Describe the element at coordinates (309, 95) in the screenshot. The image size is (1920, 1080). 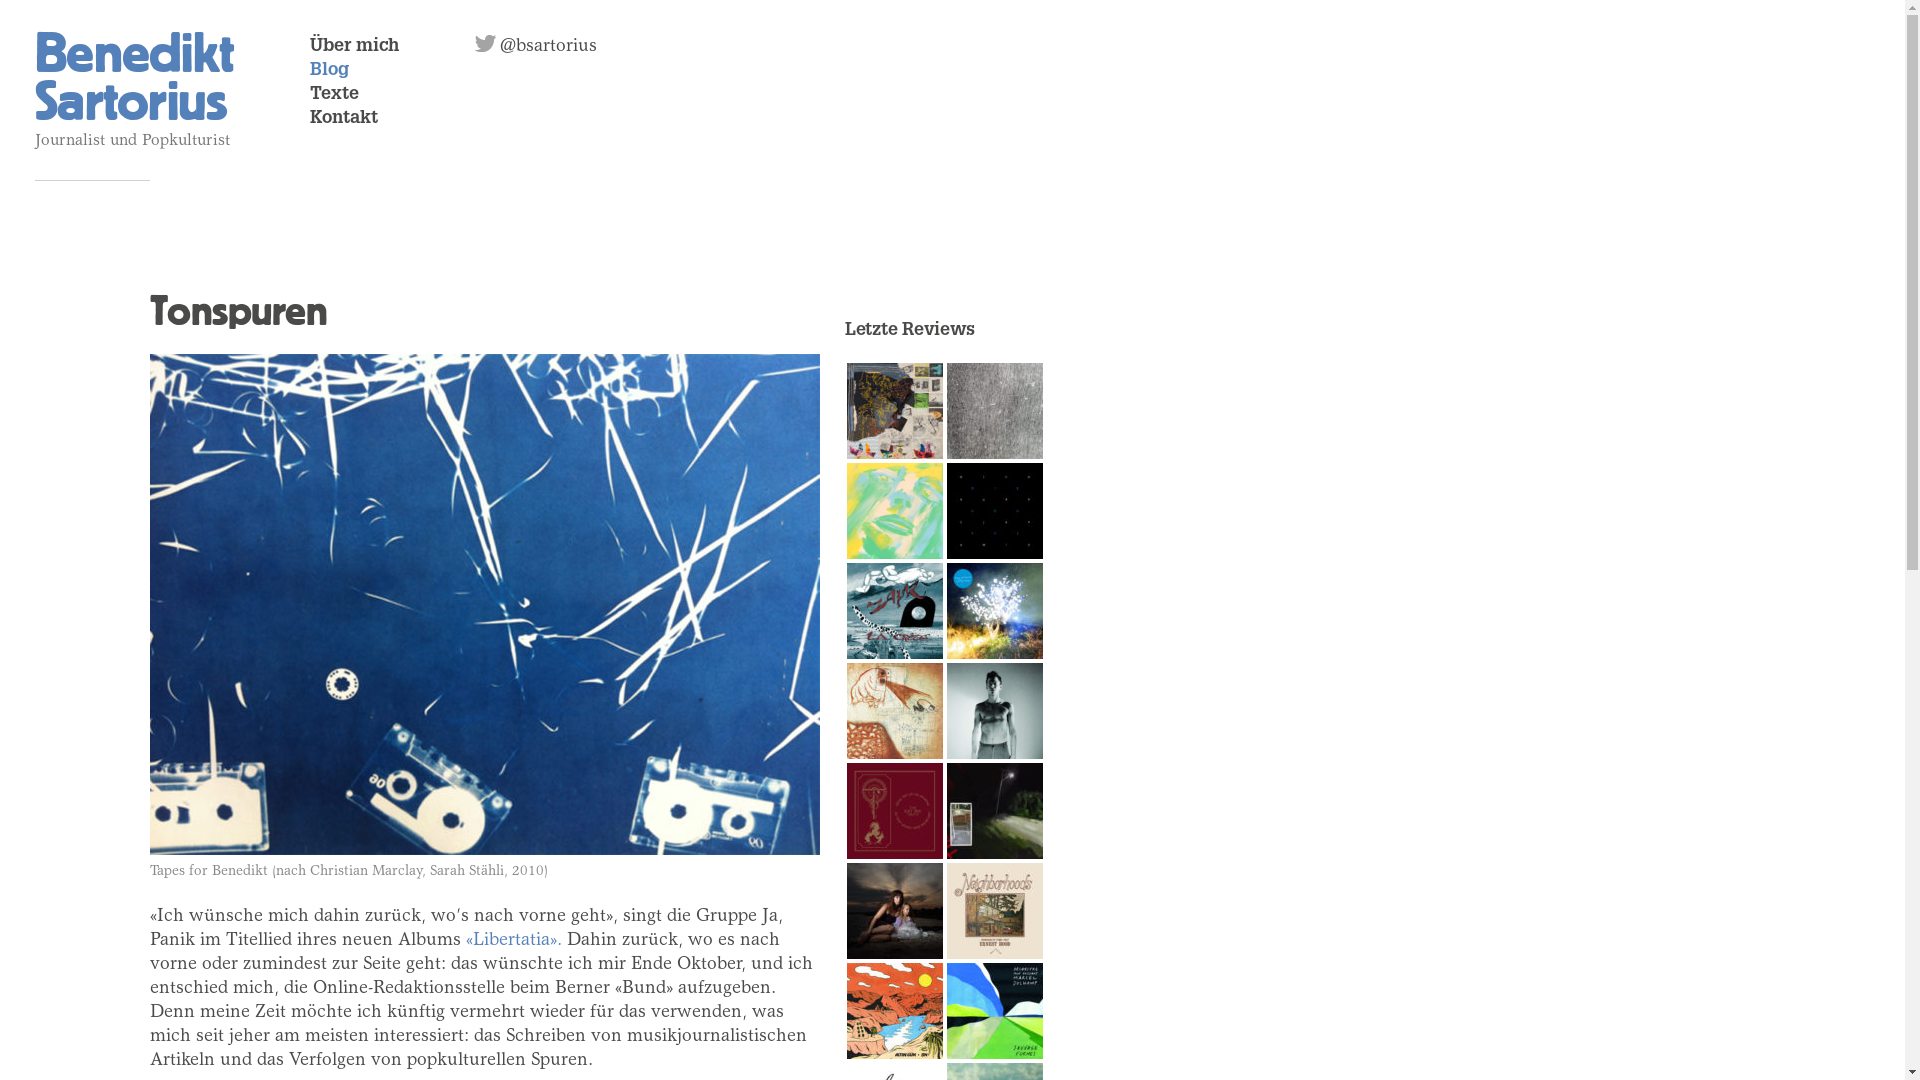
I see `'Texte'` at that location.